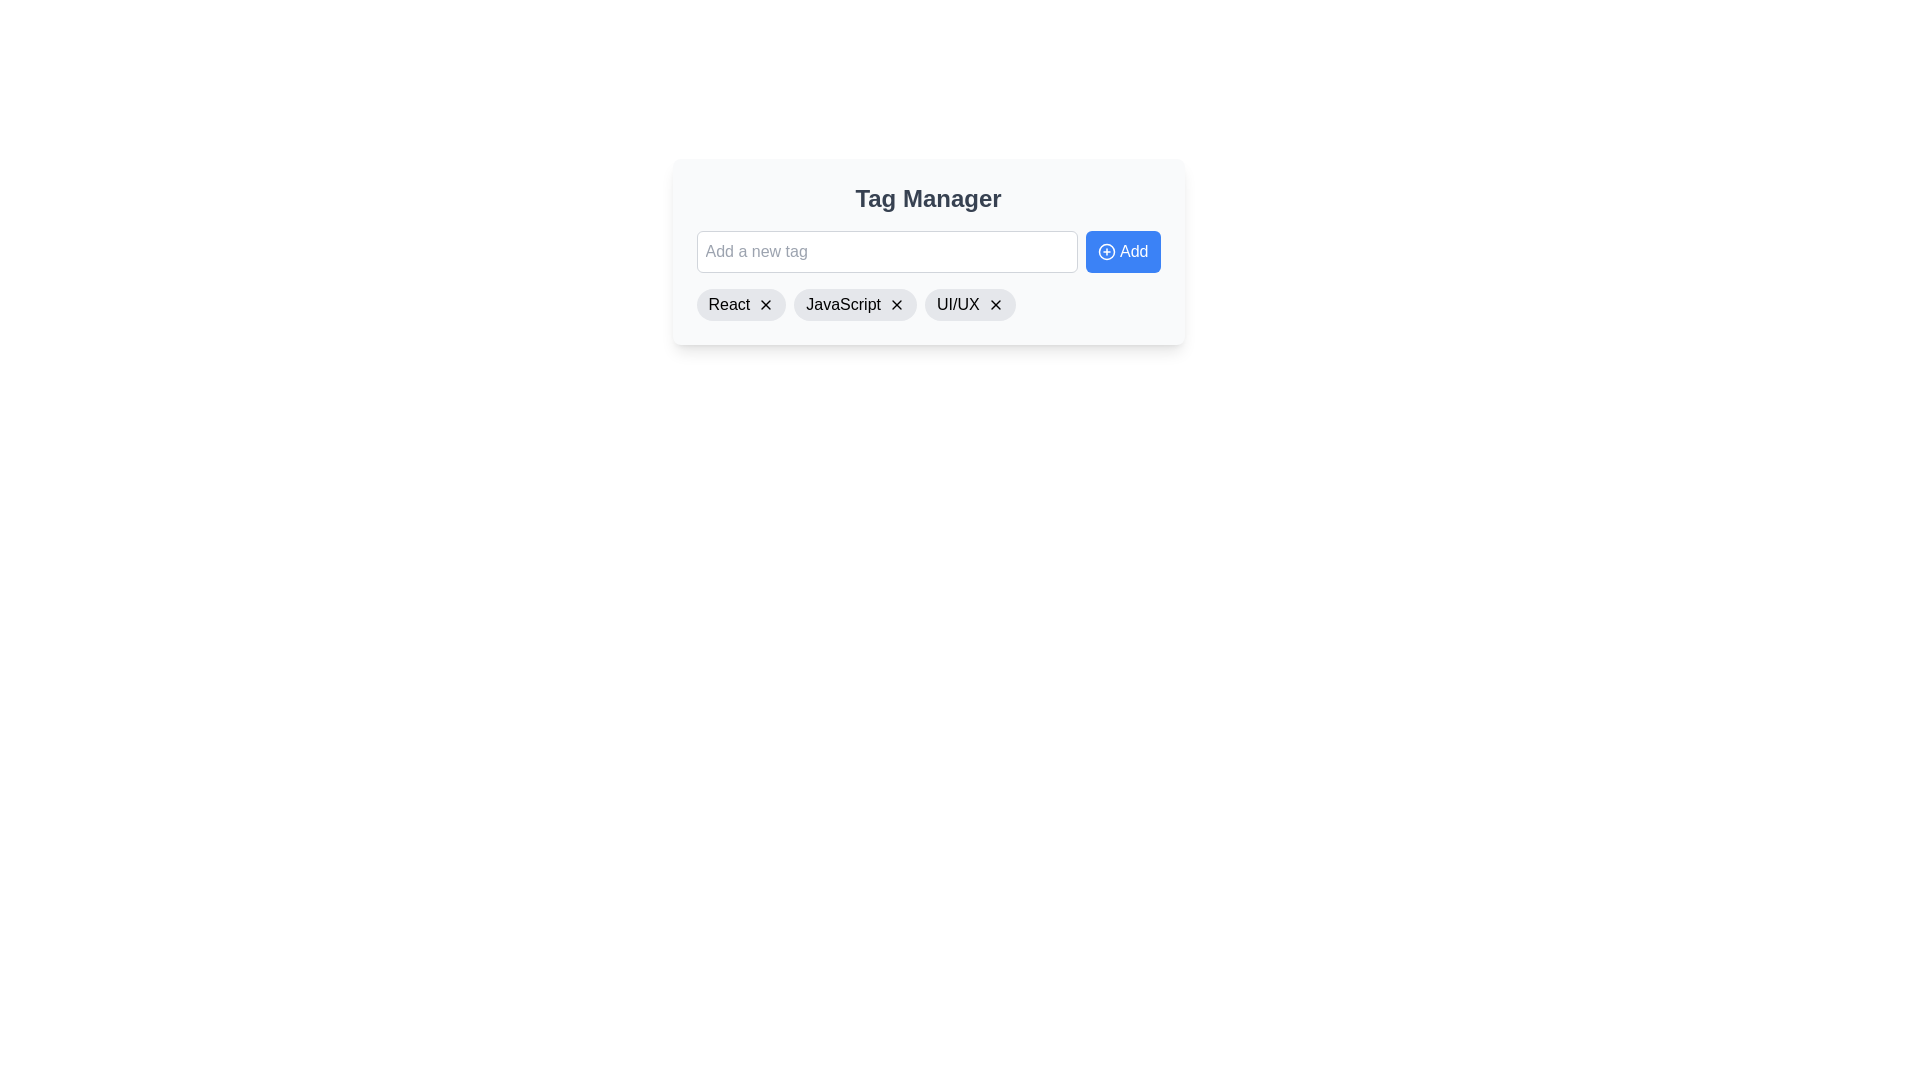  I want to click on the button that removes the 'UI/UX' tag from the list, so click(995, 304).